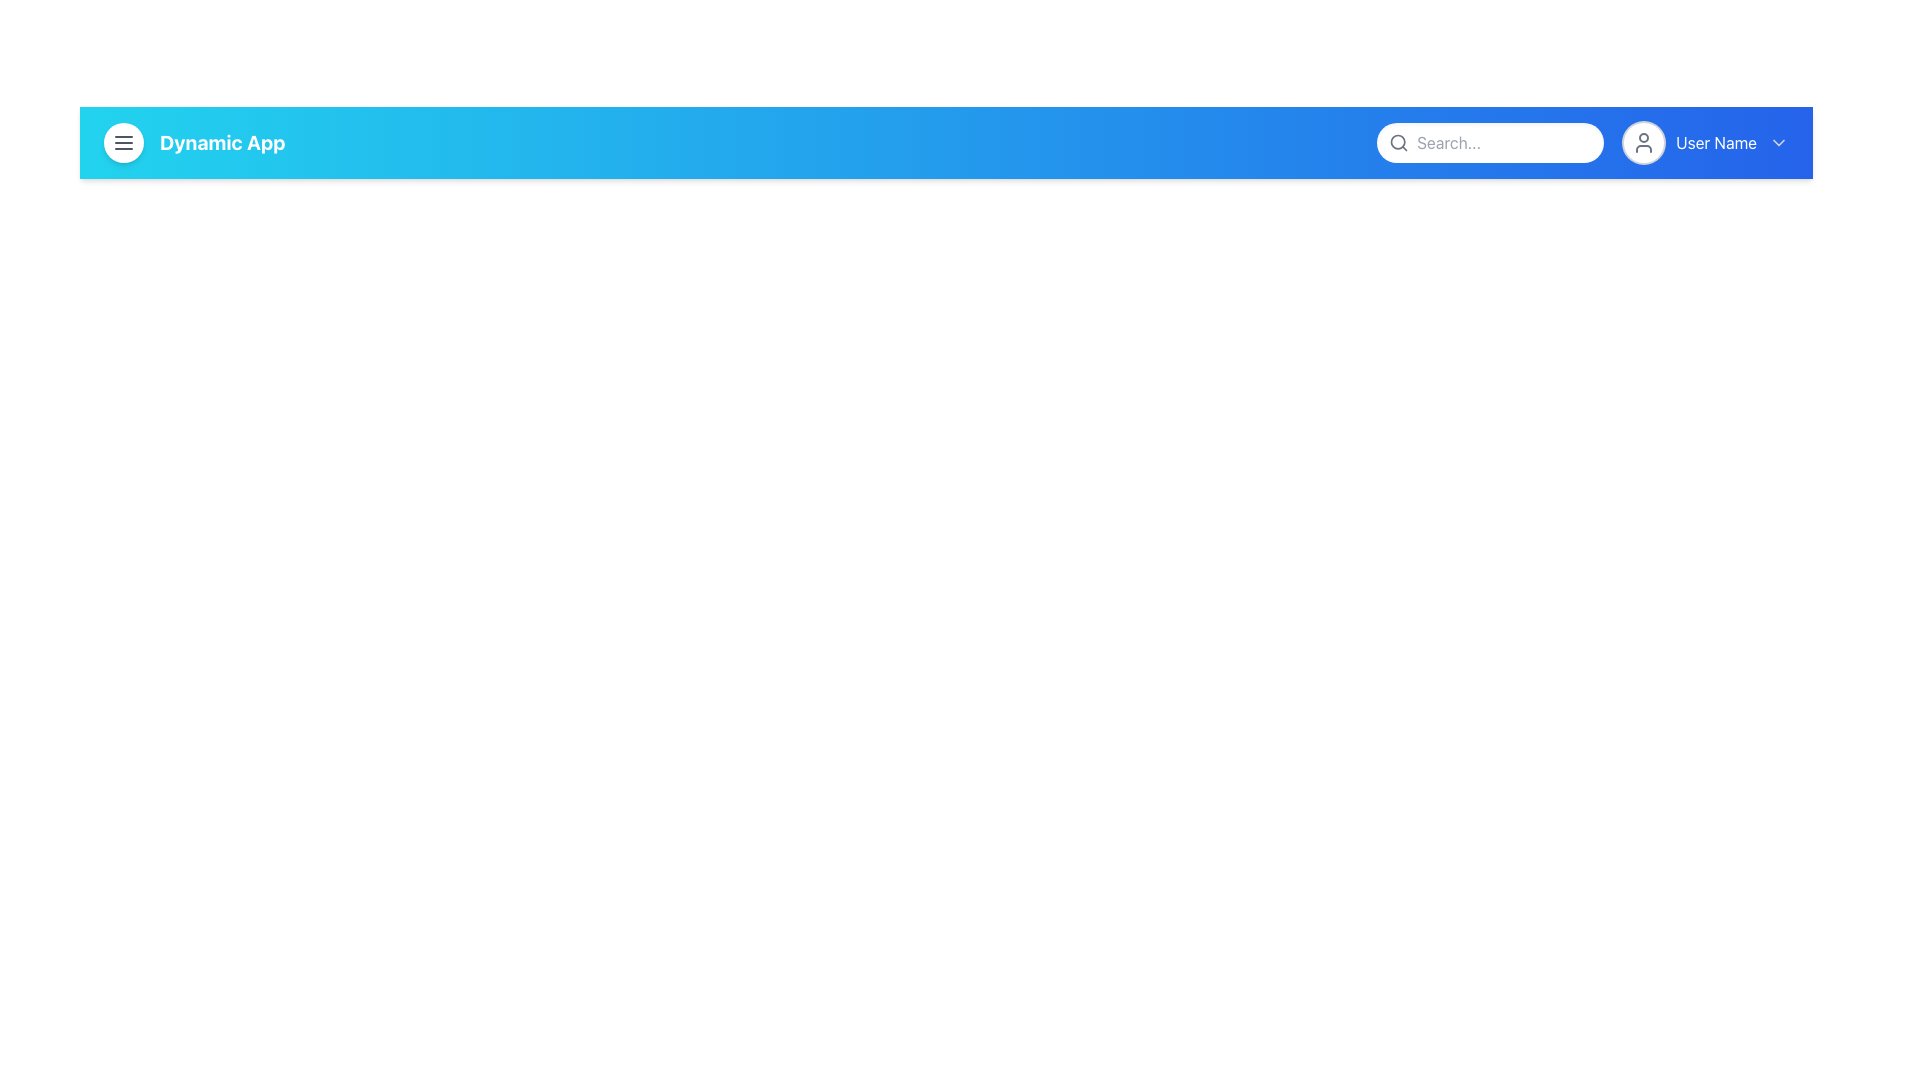 The width and height of the screenshot is (1920, 1080). Describe the element at coordinates (1715, 141) in the screenshot. I see `the 'User Name' text label, which is displayed in white font on a blue background, located in the top-right corner of the application header` at that location.